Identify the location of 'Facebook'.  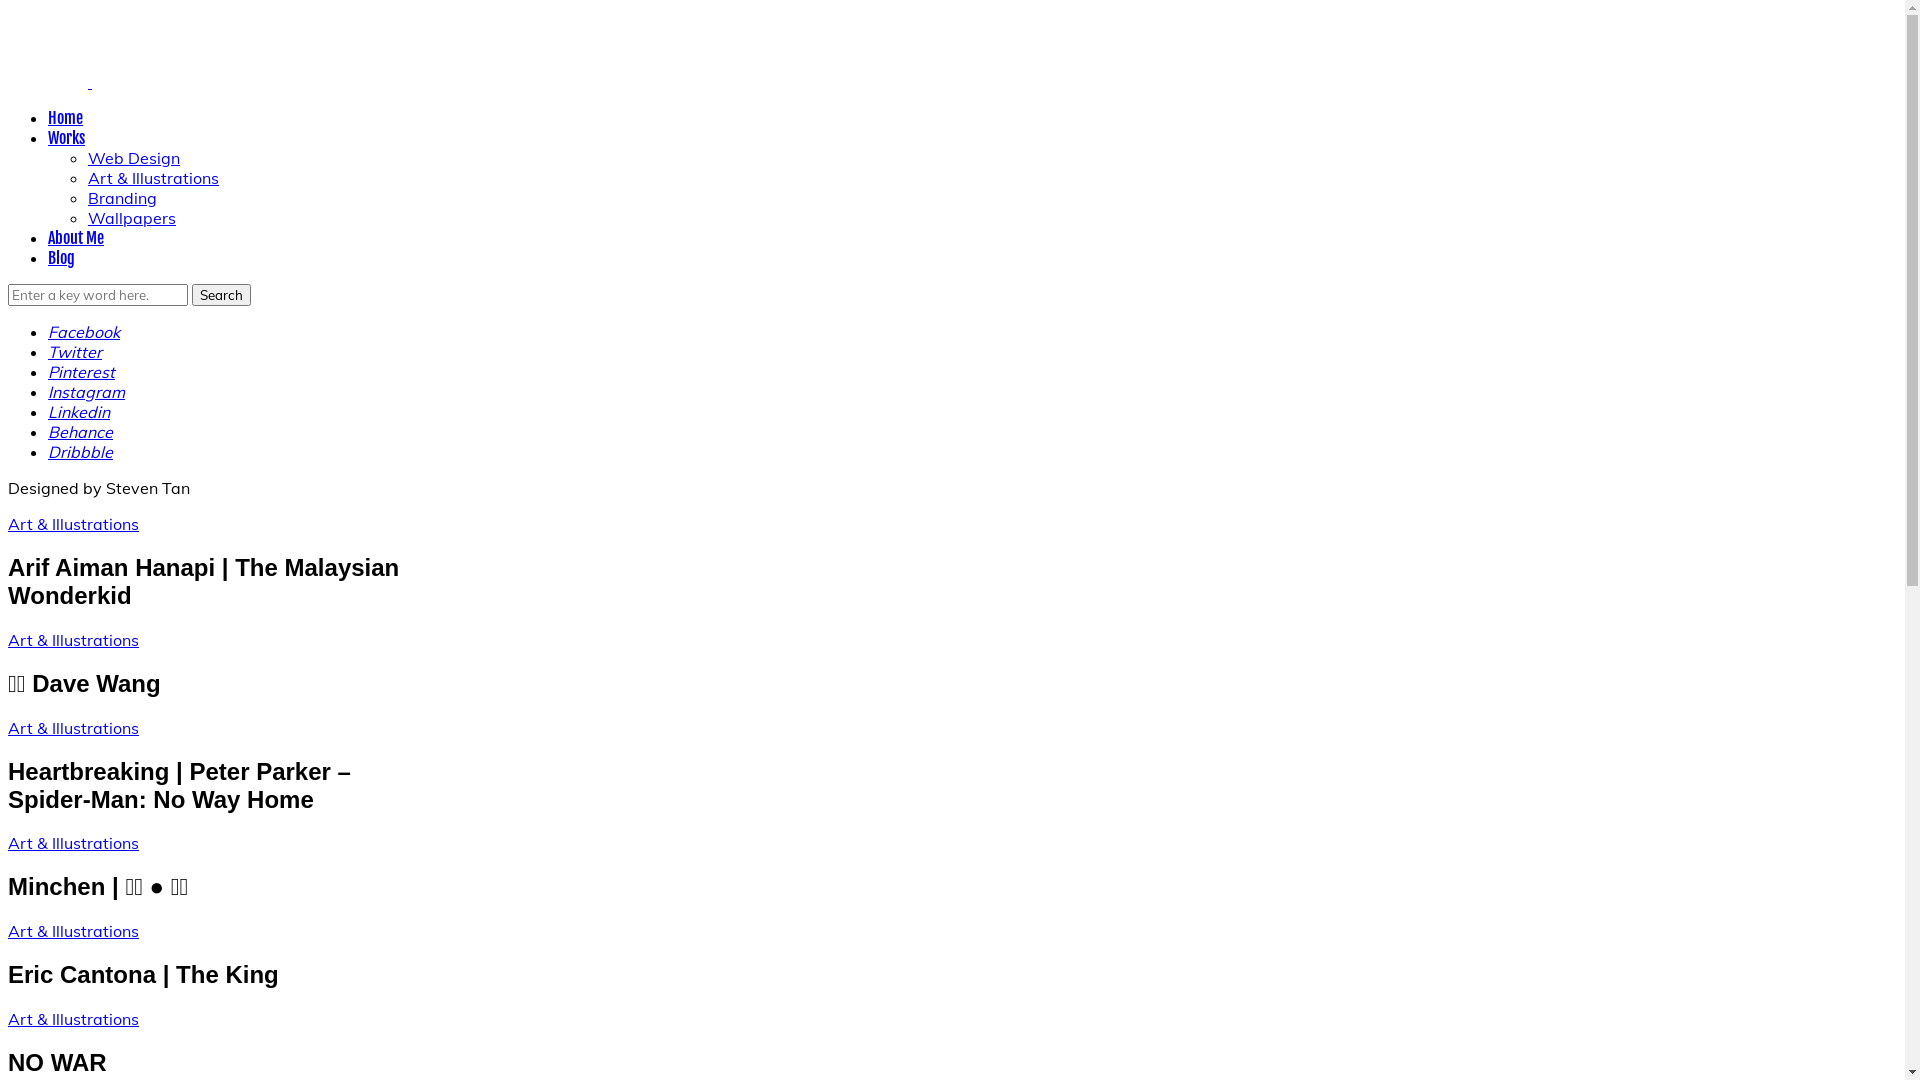
(82, 330).